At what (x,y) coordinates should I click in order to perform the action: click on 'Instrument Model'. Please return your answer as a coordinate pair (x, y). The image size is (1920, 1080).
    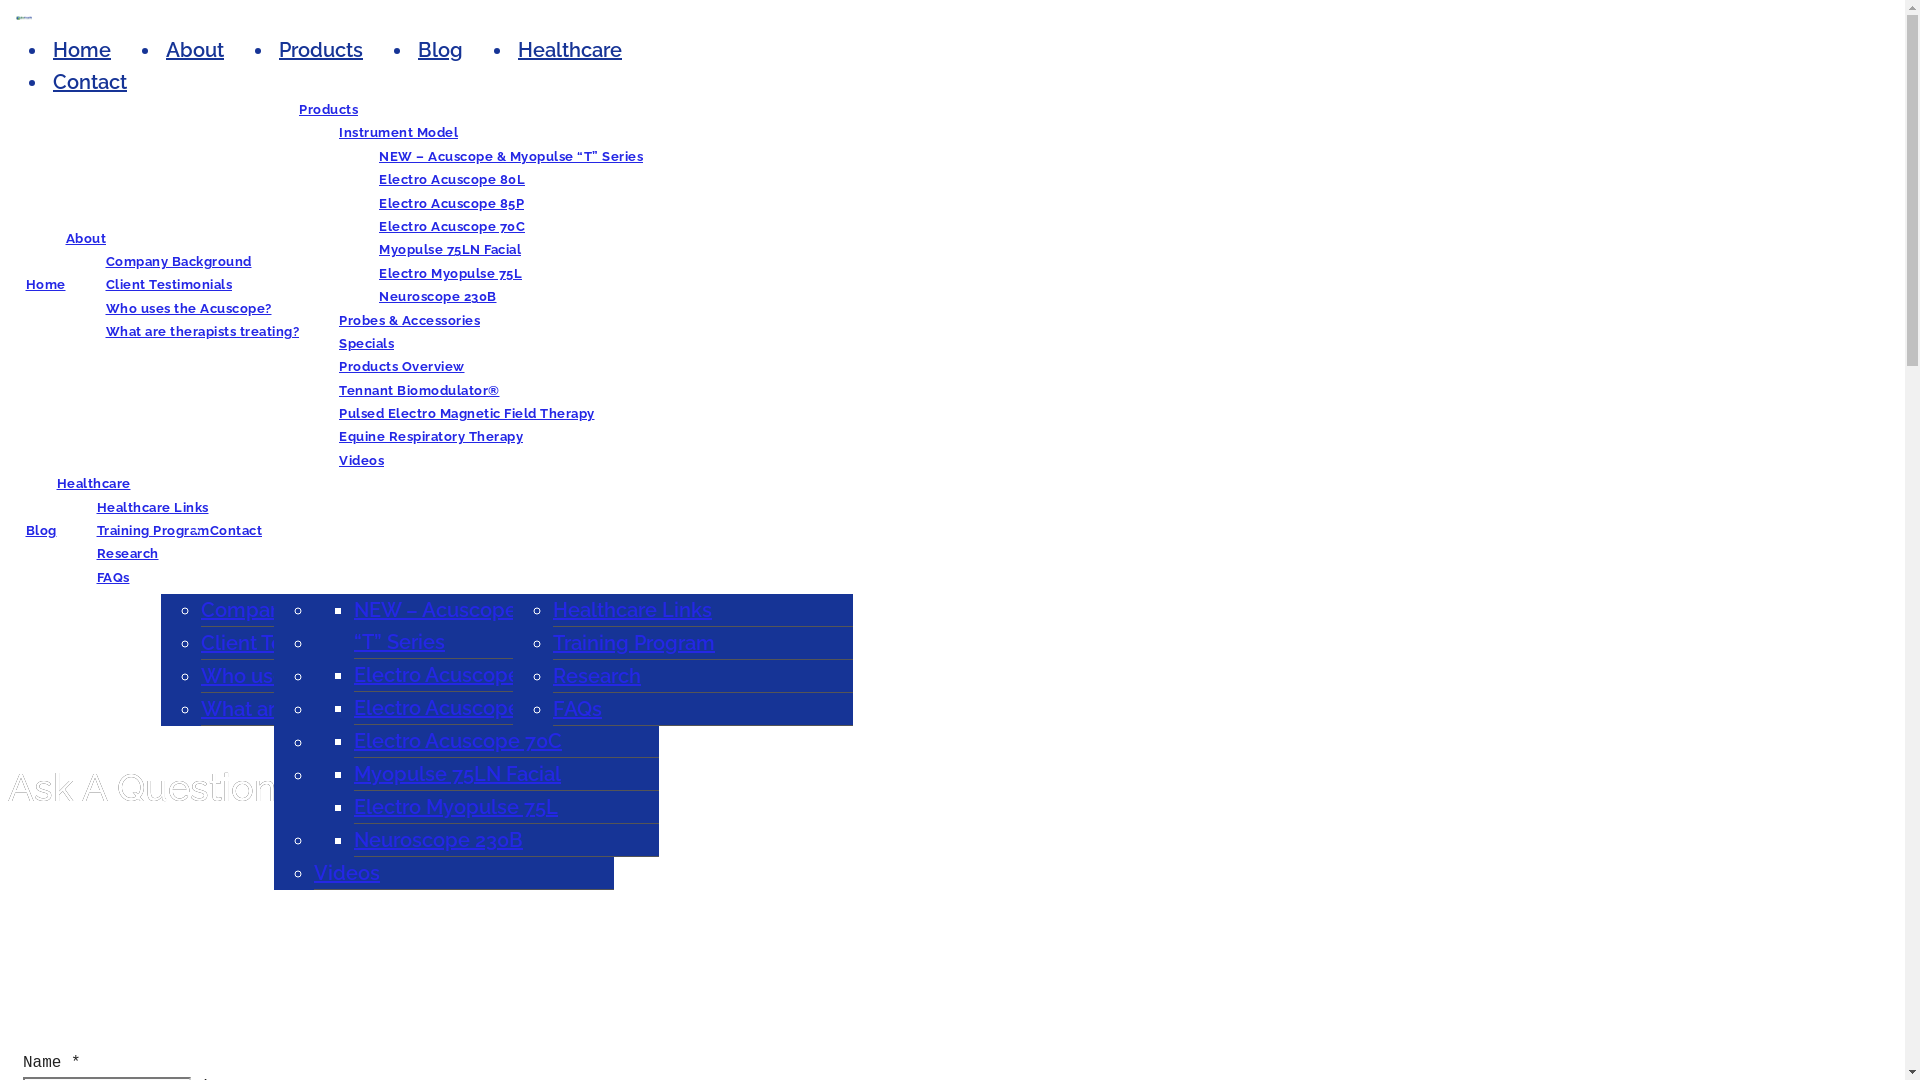
    Looking at the image, I should click on (339, 132).